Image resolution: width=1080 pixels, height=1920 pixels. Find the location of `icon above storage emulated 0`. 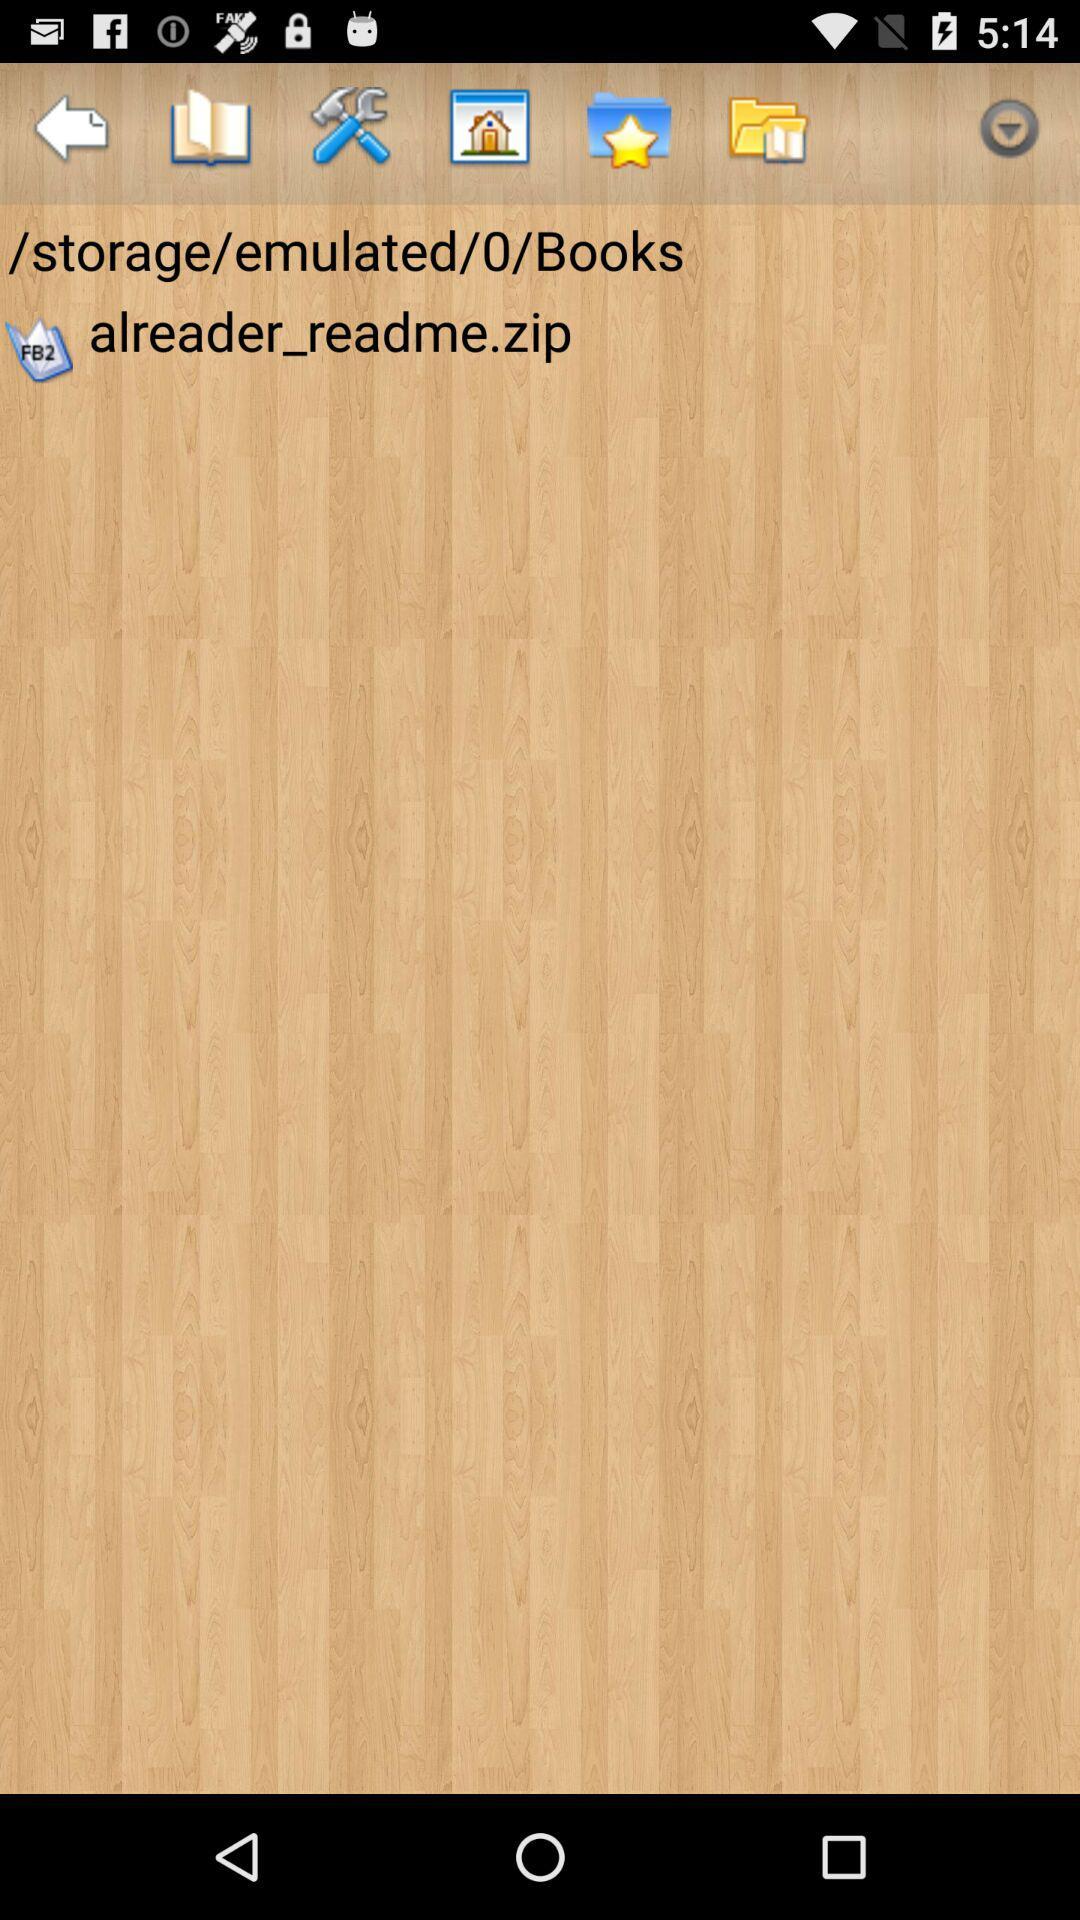

icon above storage emulated 0 is located at coordinates (210, 132).